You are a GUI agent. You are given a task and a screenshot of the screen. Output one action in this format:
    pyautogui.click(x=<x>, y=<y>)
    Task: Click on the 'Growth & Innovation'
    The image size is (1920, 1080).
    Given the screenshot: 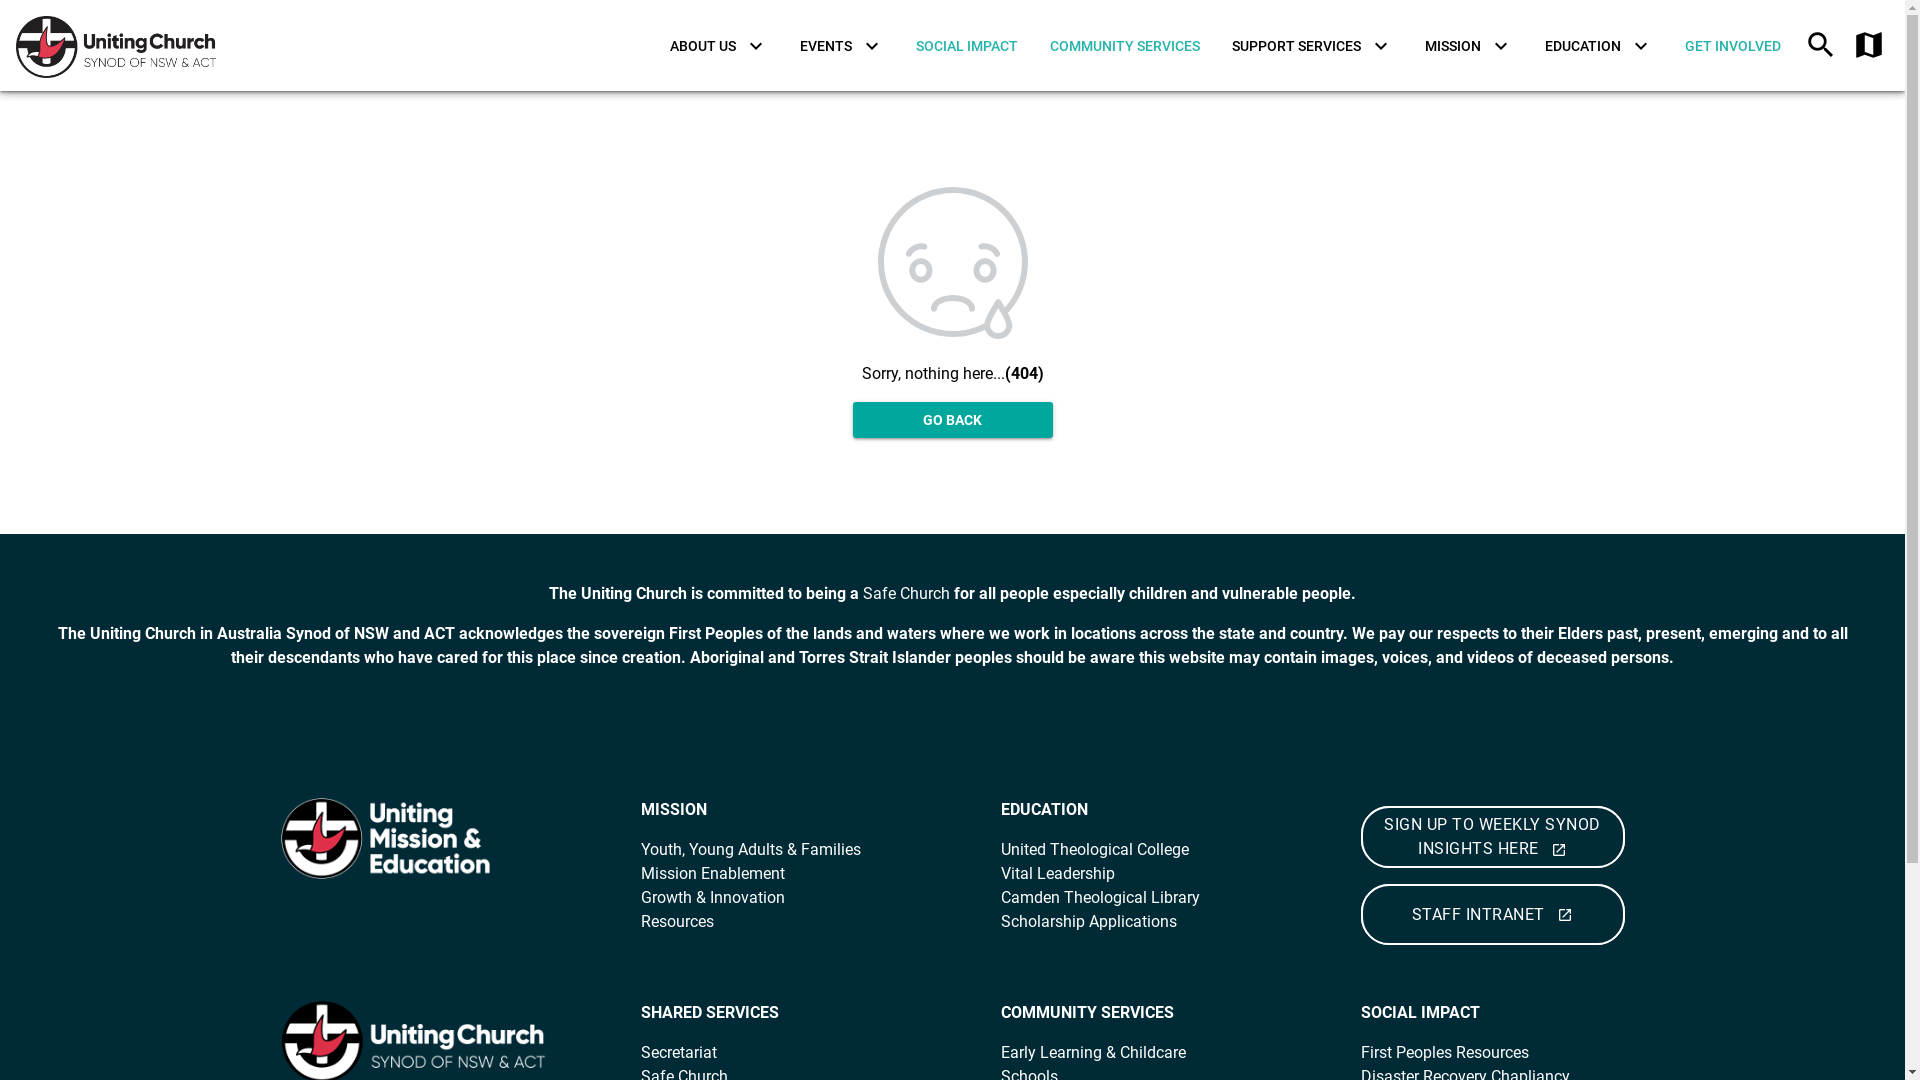 What is the action you would take?
    pyautogui.click(x=711, y=896)
    